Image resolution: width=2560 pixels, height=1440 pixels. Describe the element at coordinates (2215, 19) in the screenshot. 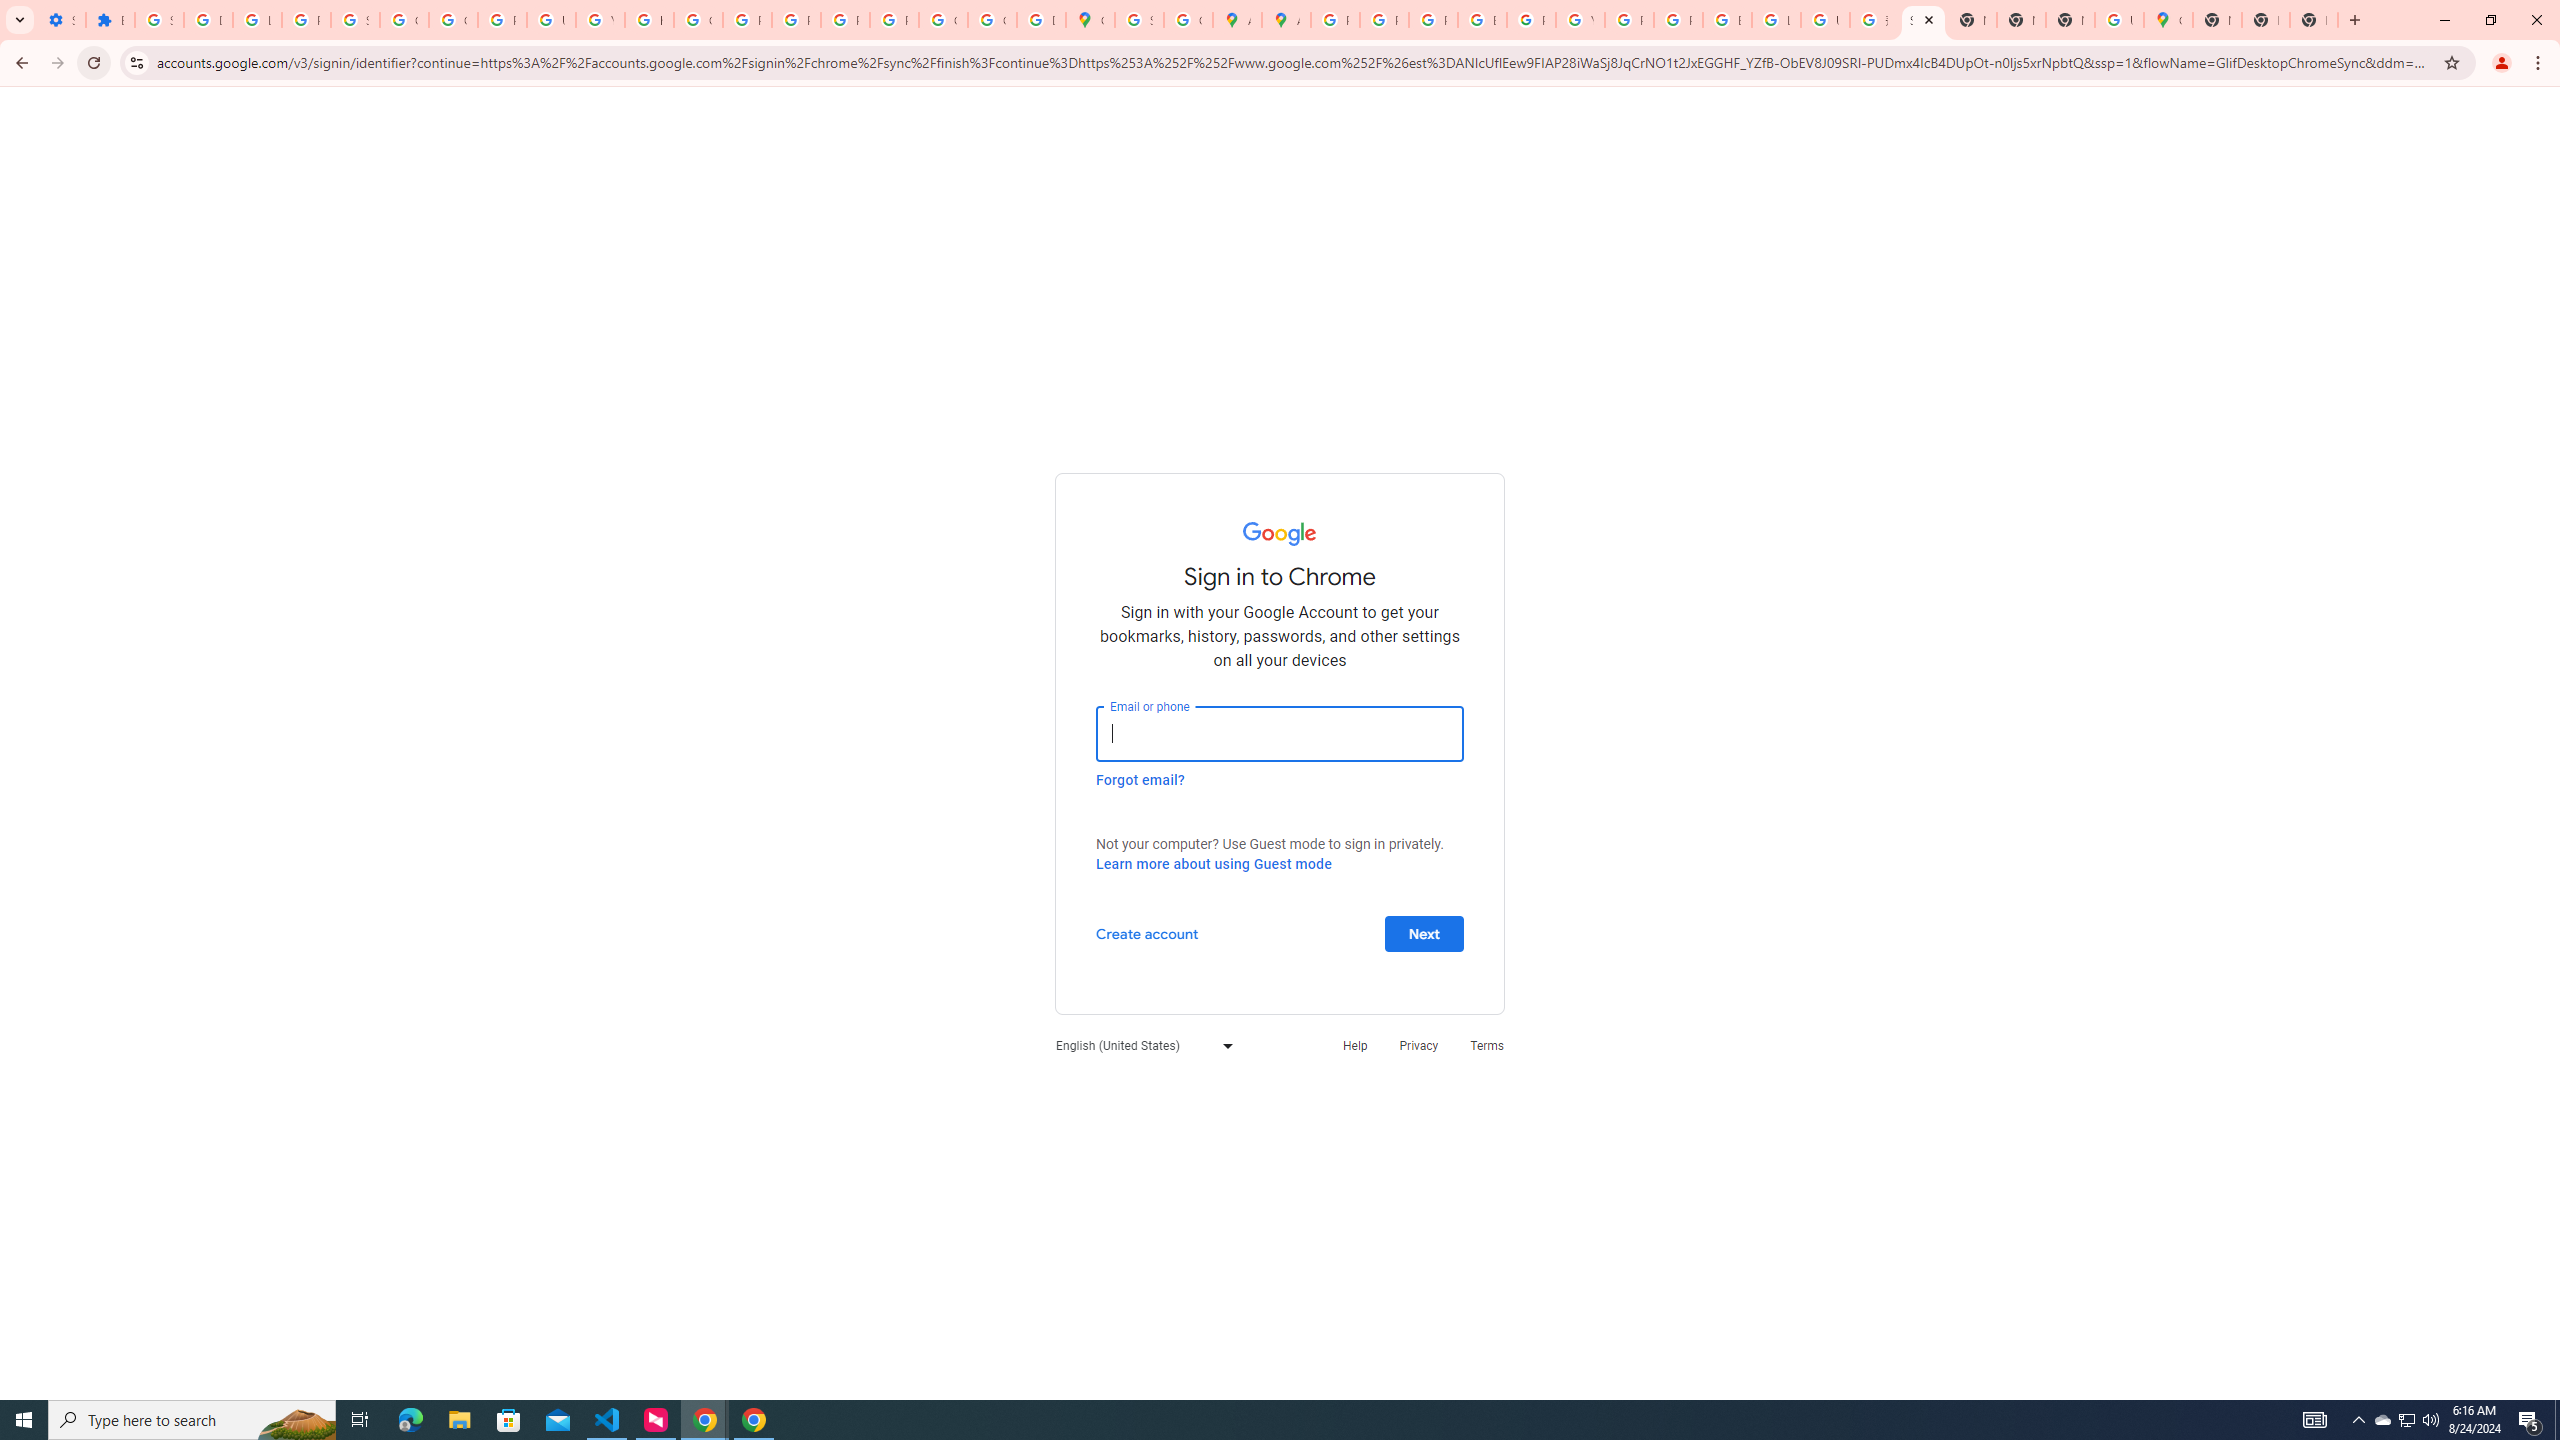

I see `'New Tab'` at that location.